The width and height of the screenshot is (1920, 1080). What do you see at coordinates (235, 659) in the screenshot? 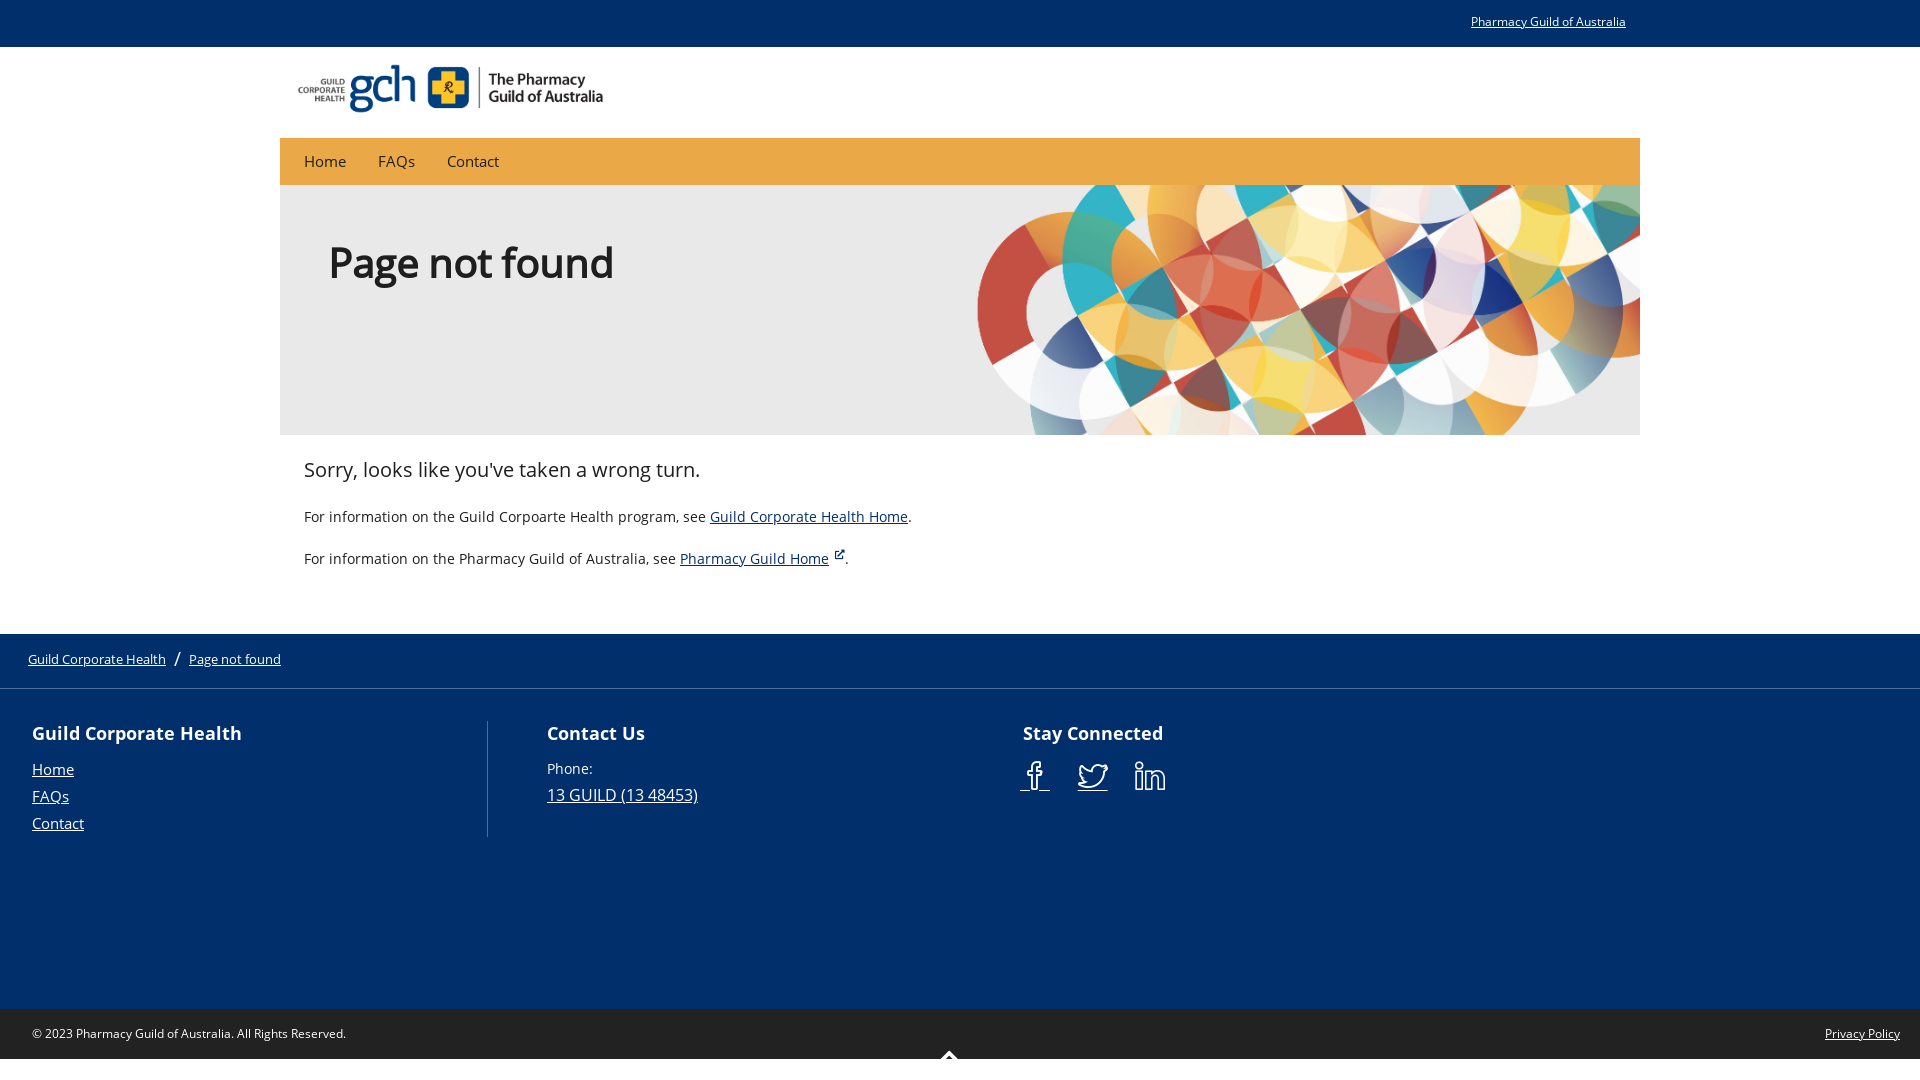
I see `'Page not found'` at bounding box center [235, 659].